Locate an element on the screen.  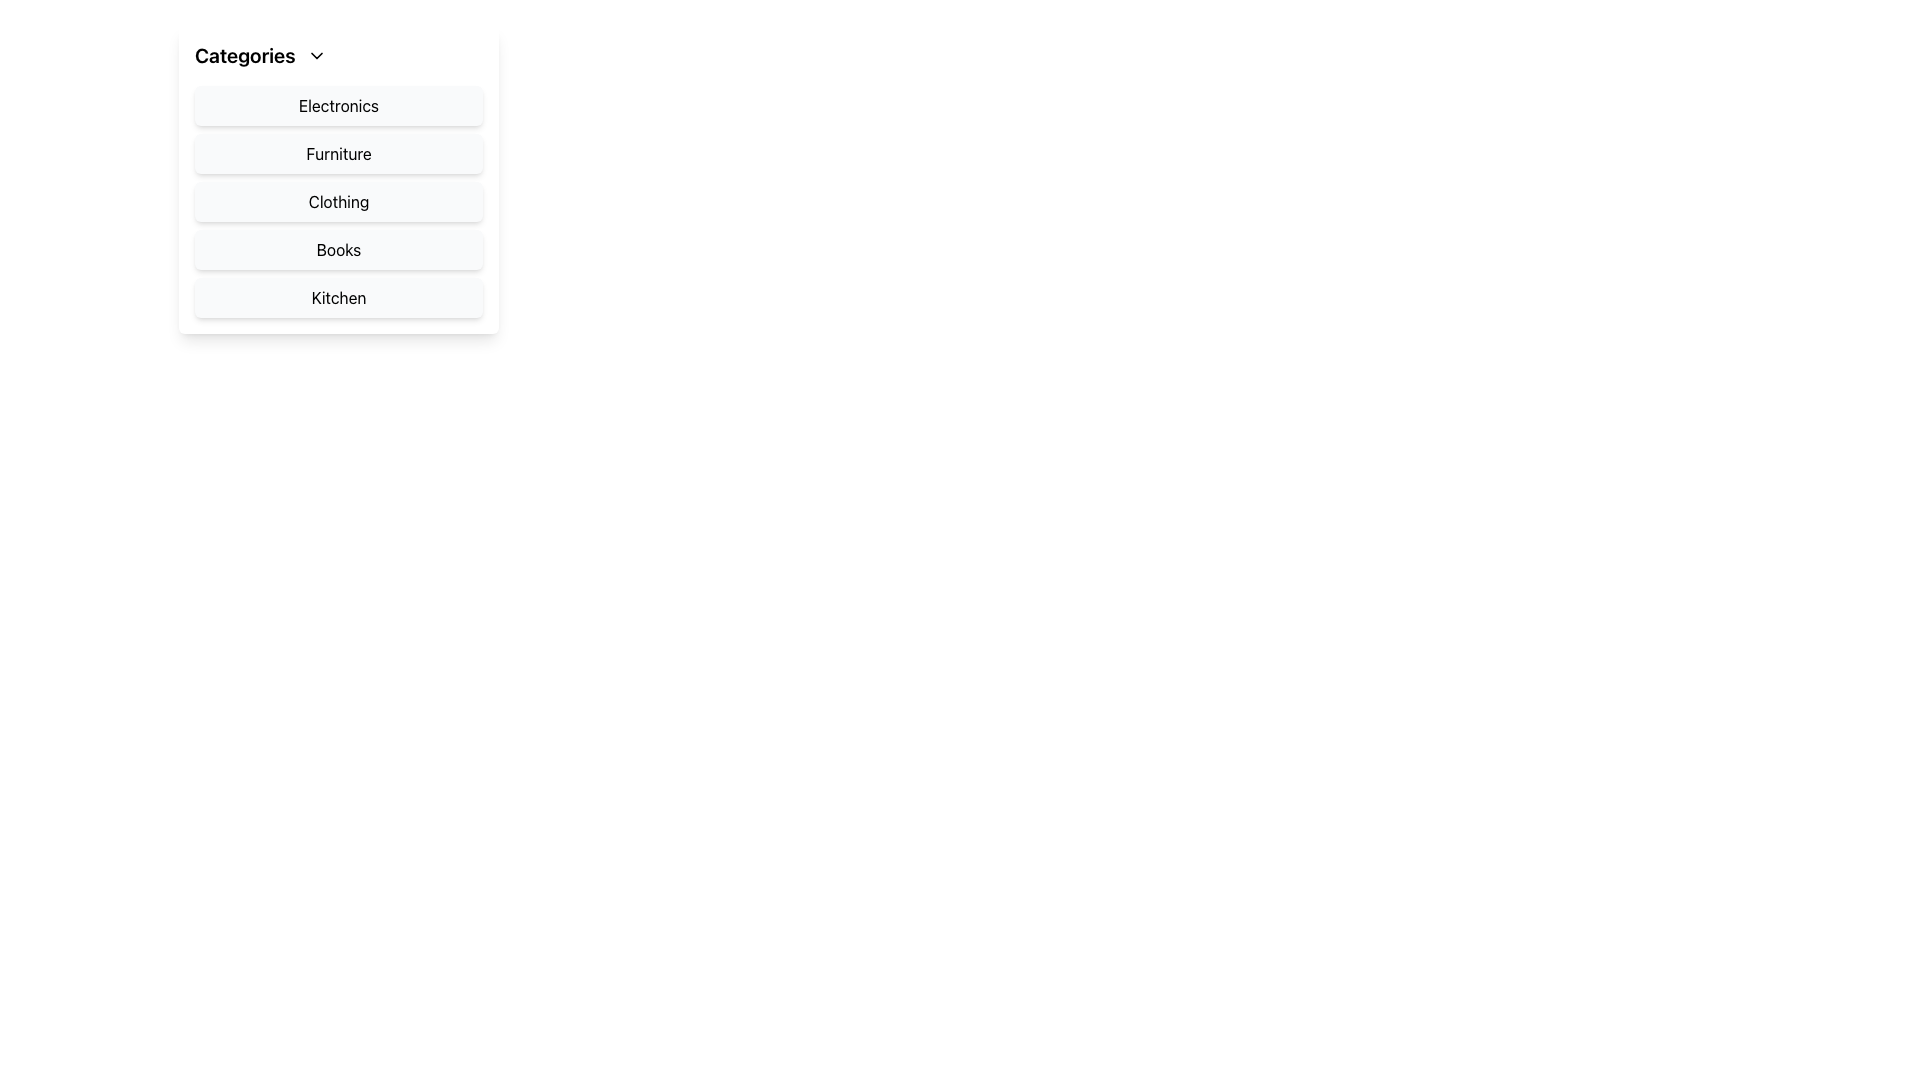
the third item in the vertical list inside the 'Categories' panel is located at coordinates (339, 201).